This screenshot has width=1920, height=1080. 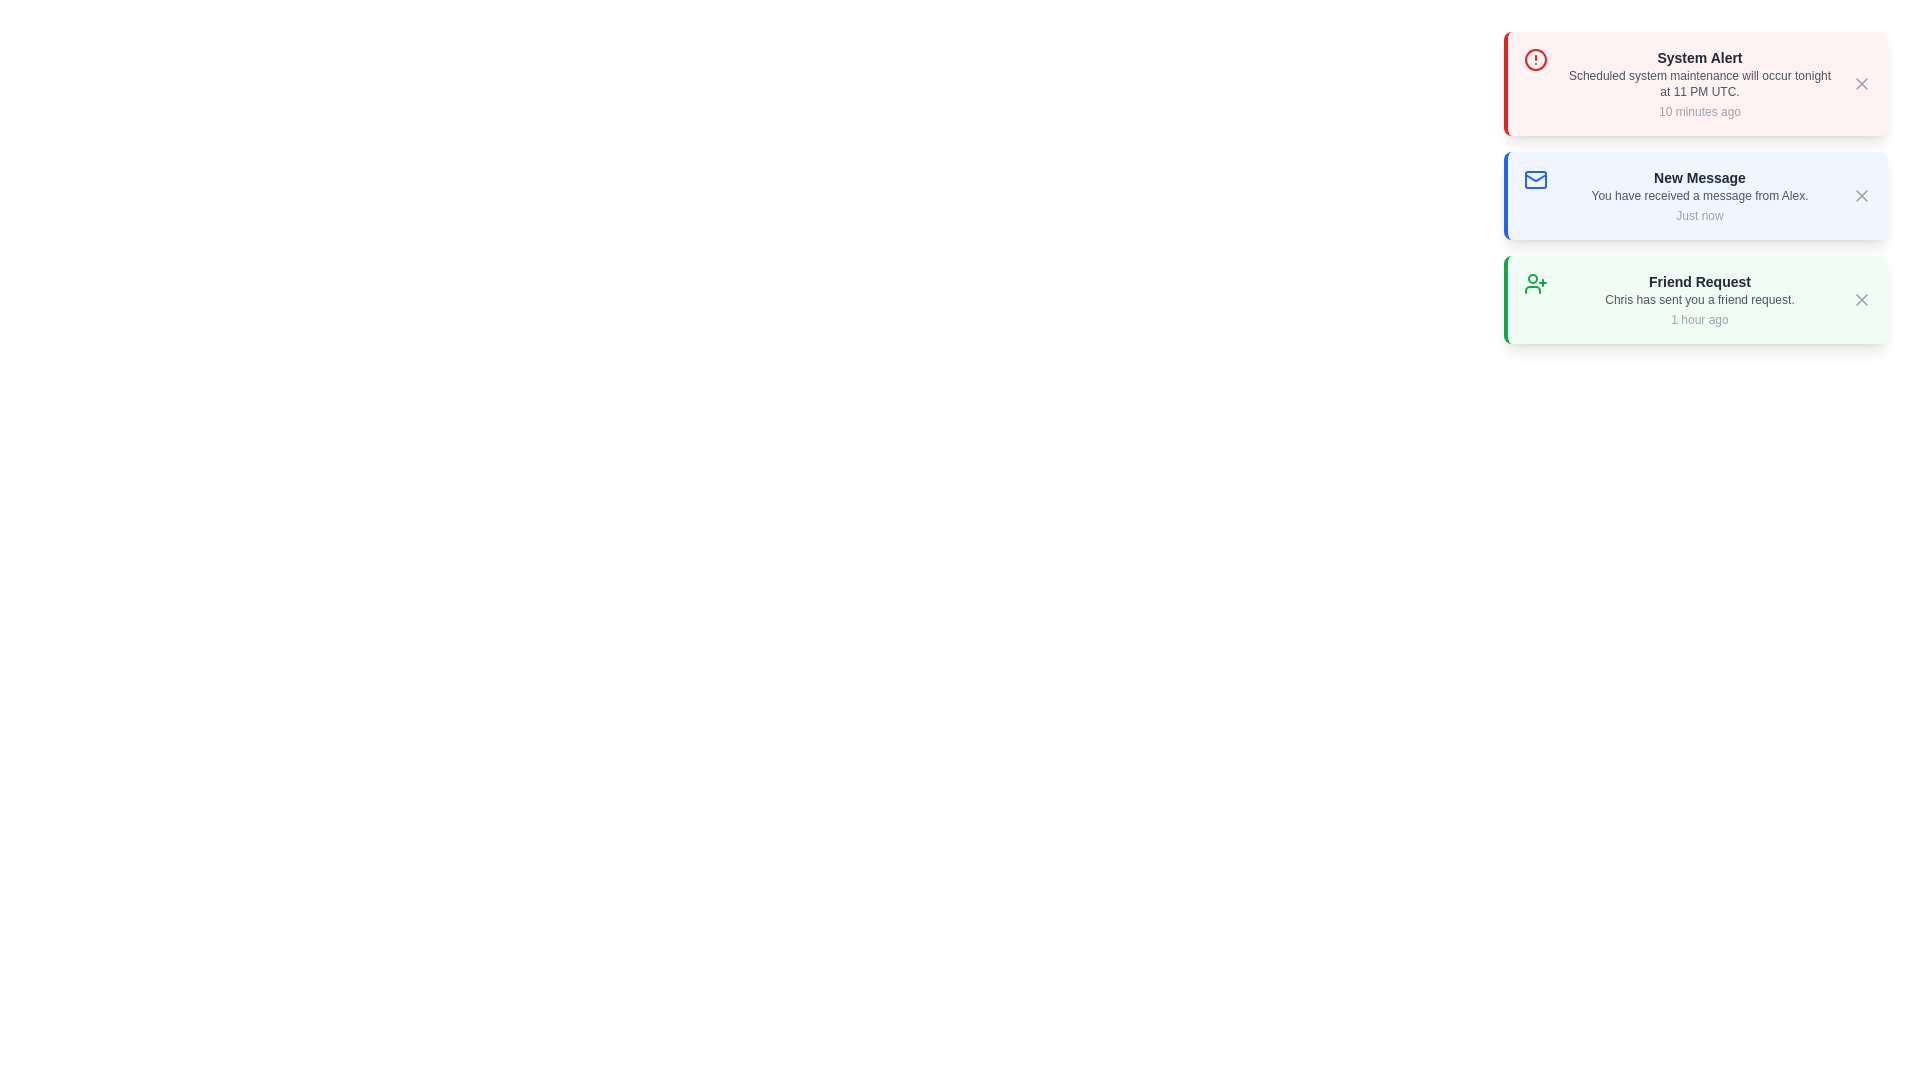 What do you see at coordinates (1698, 281) in the screenshot?
I see `the text label displaying 'Friend Request', which is styled in bold, small dark gray font, located at the top part of the notification panel with a light green background` at bounding box center [1698, 281].